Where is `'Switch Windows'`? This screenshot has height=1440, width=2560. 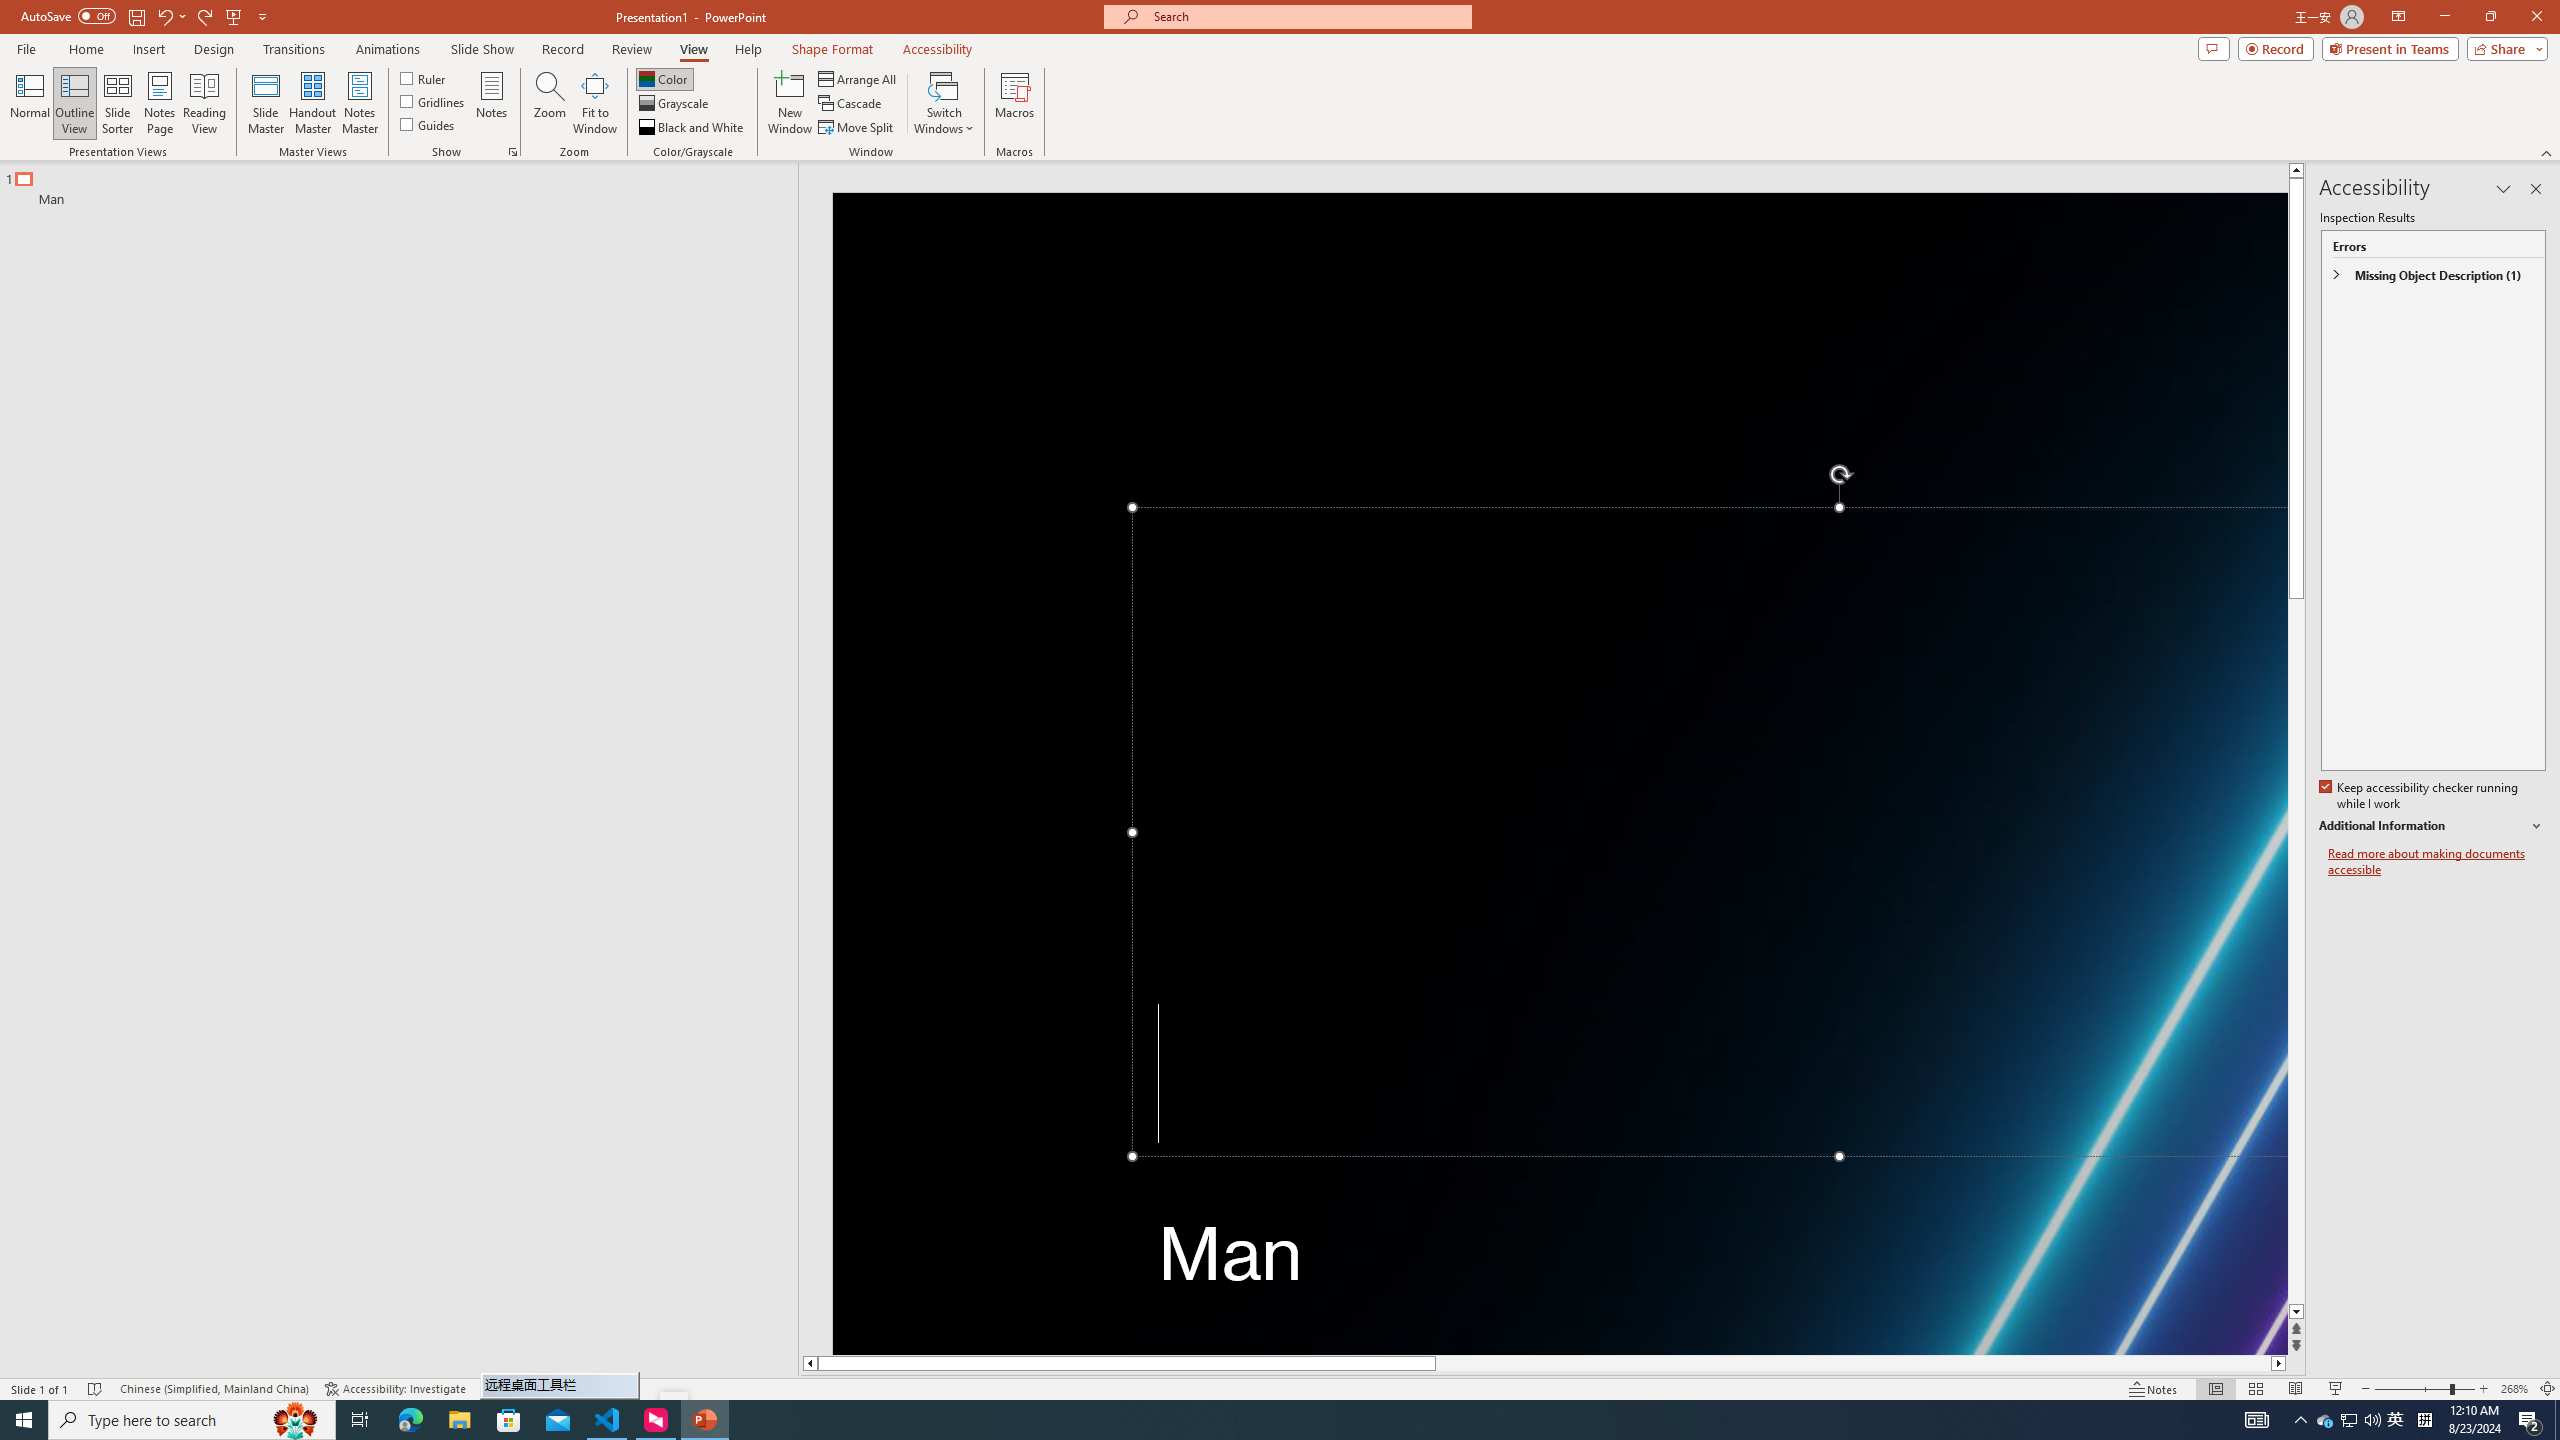 'Switch Windows' is located at coordinates (943, 103).